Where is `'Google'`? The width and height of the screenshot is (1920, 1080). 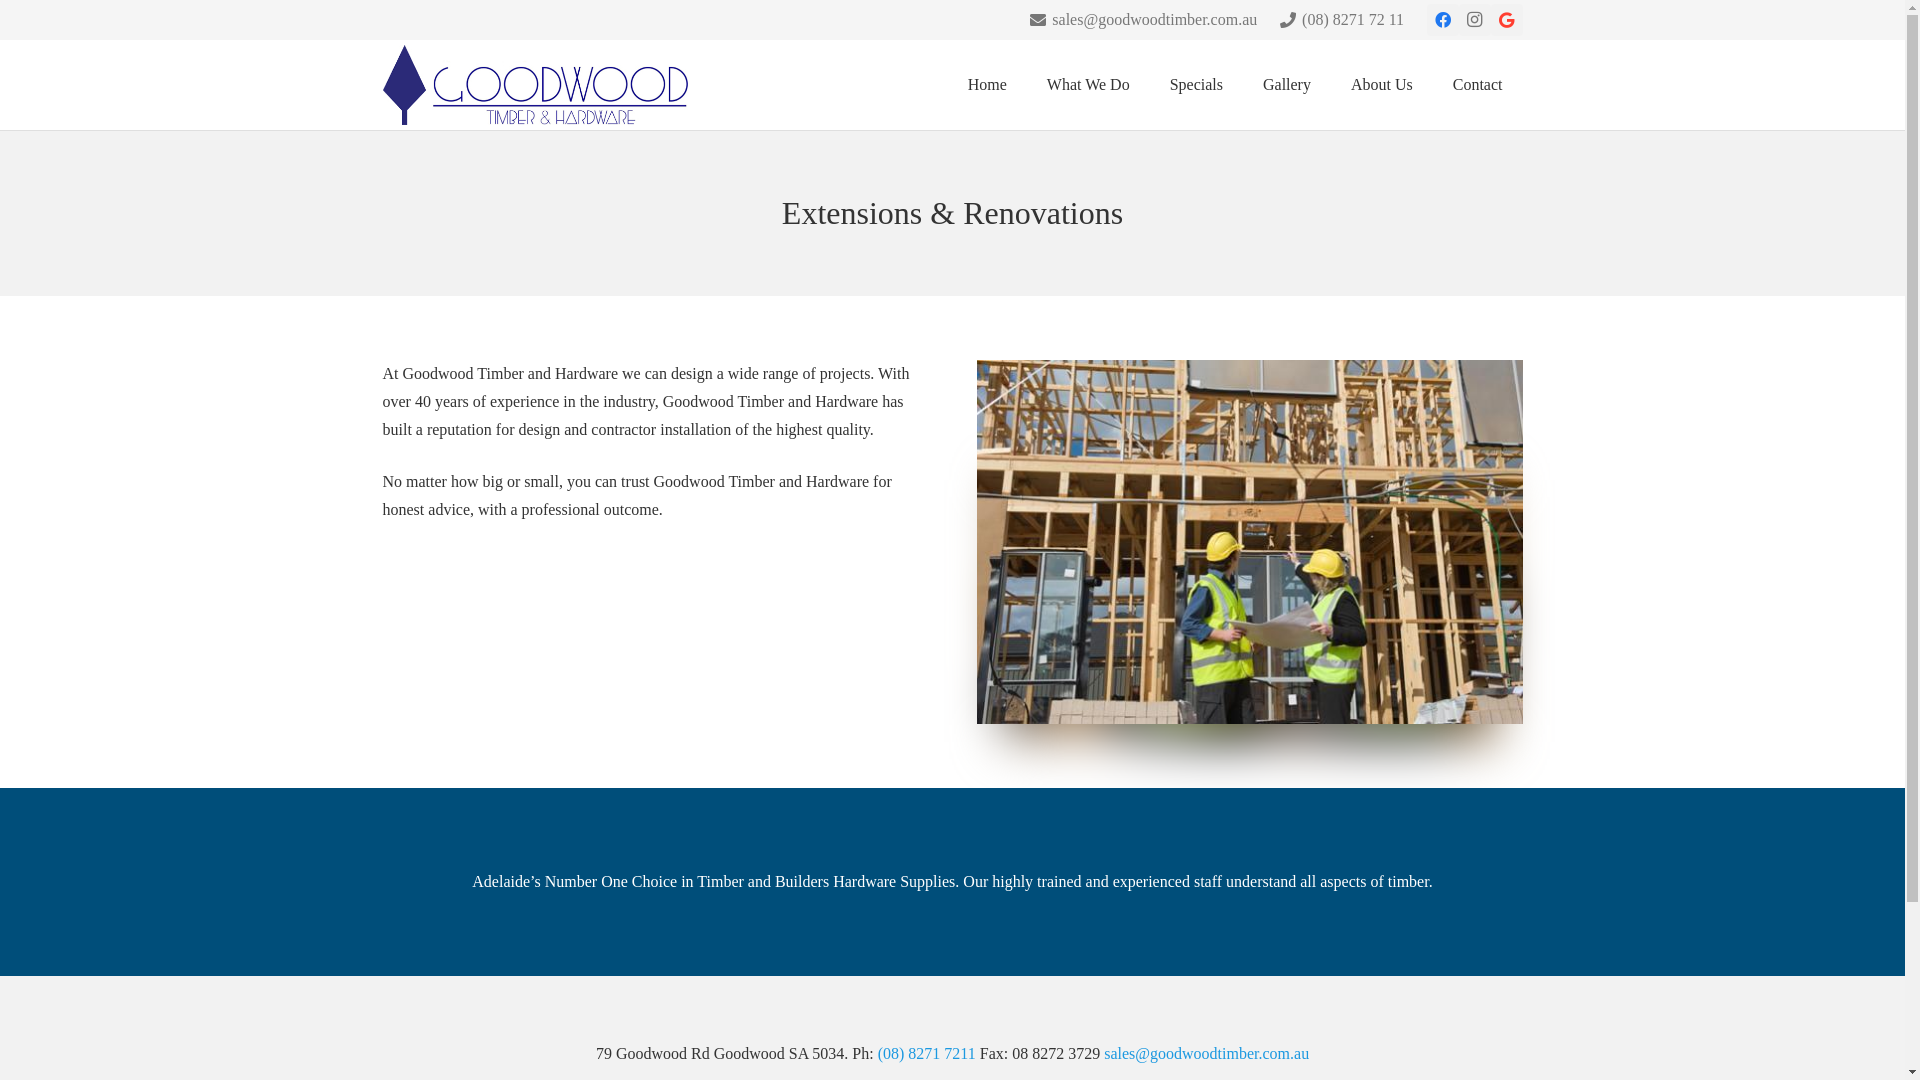
'Google' is located at coordinates (1489, 19).